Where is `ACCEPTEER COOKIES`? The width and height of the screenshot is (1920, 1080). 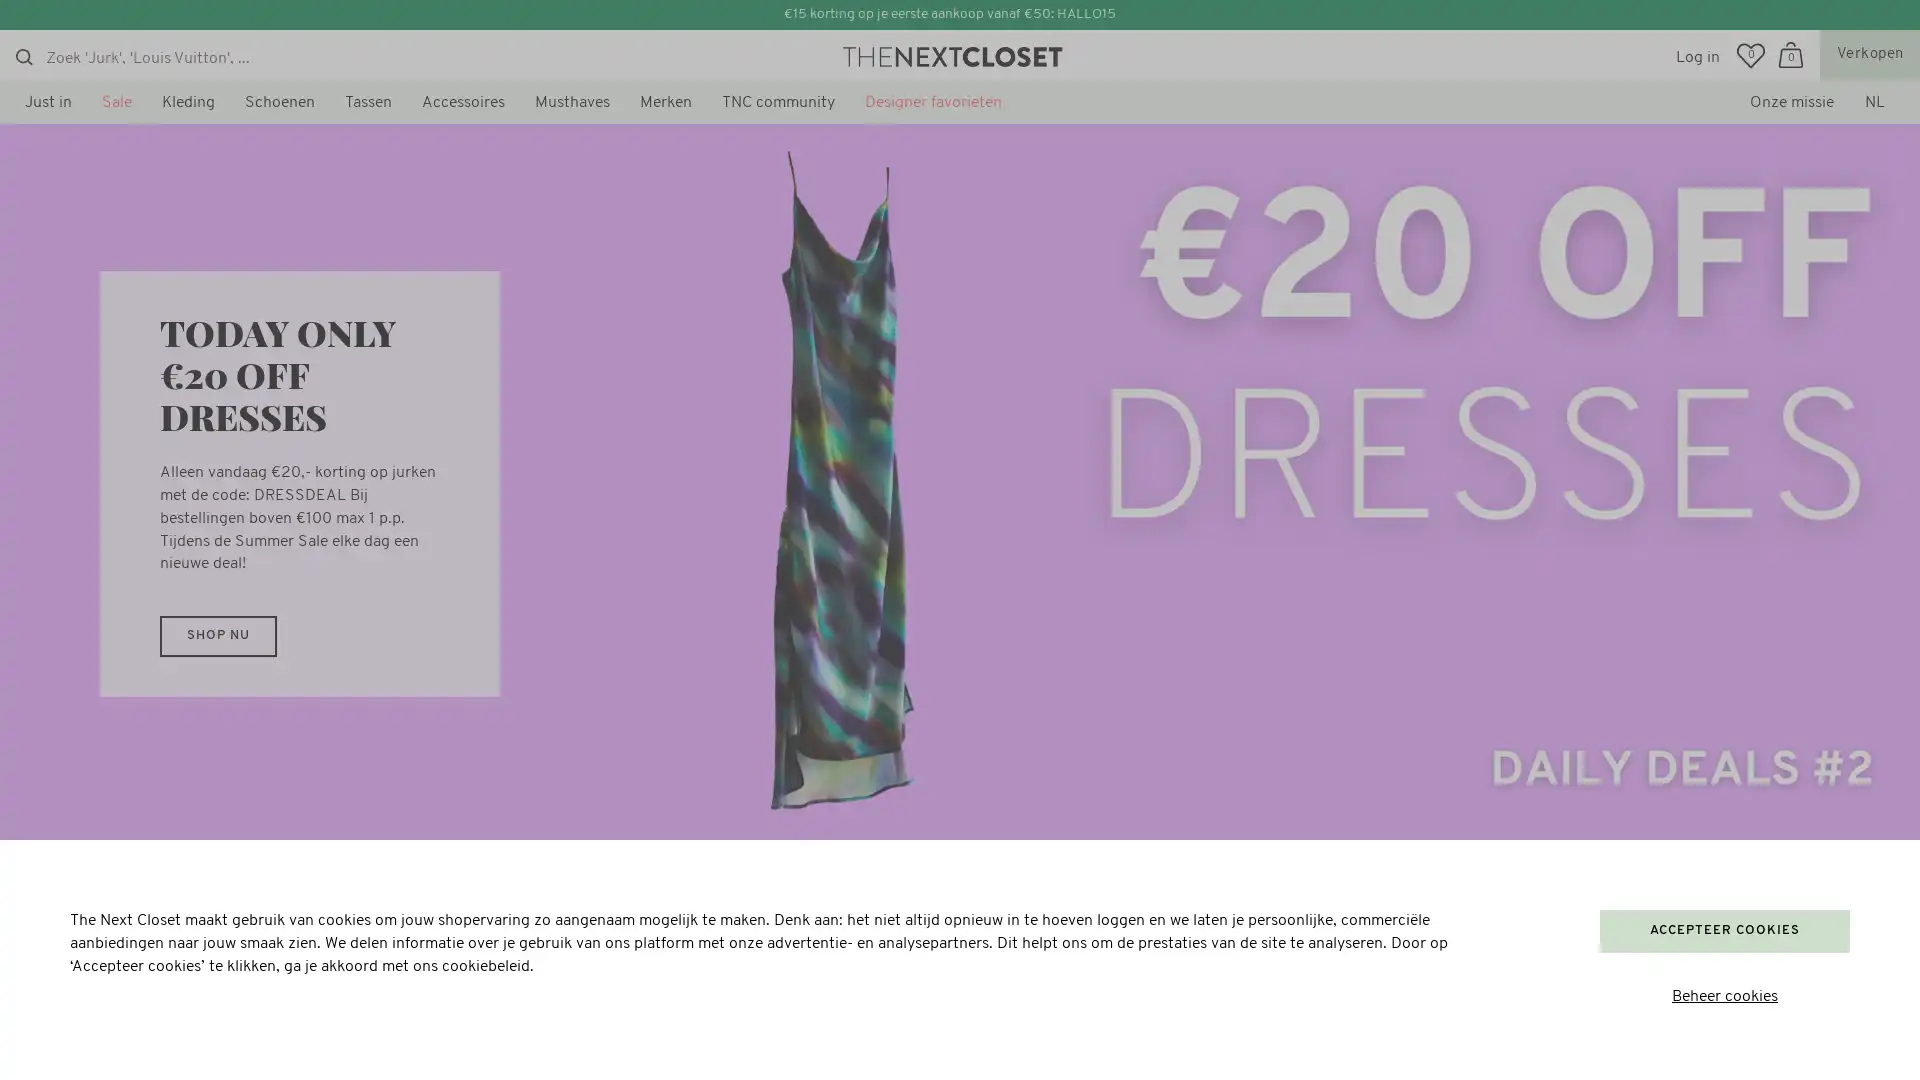
ACCEPTEER COOKIES is located at coordinates (1723, 930).